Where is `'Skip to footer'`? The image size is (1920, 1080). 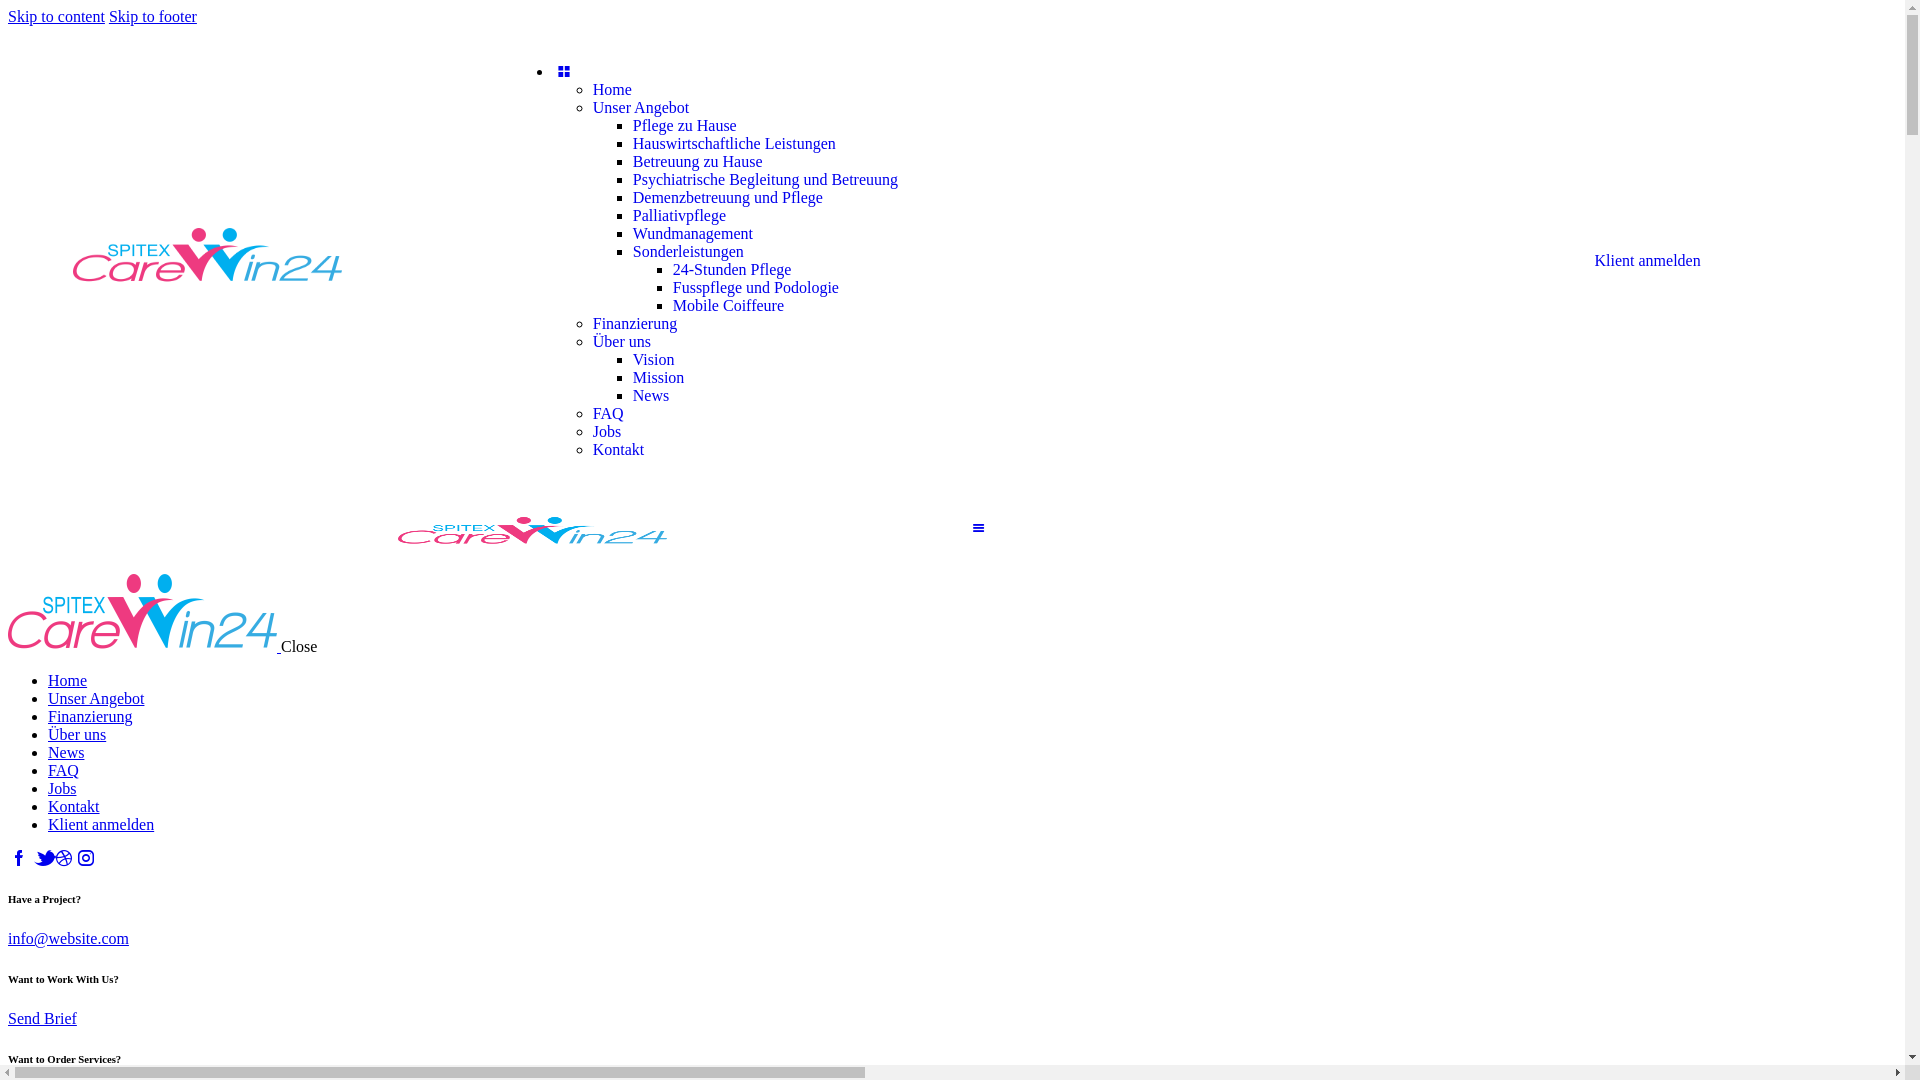 'Skip to footer' is located at coordinates (108, 16).